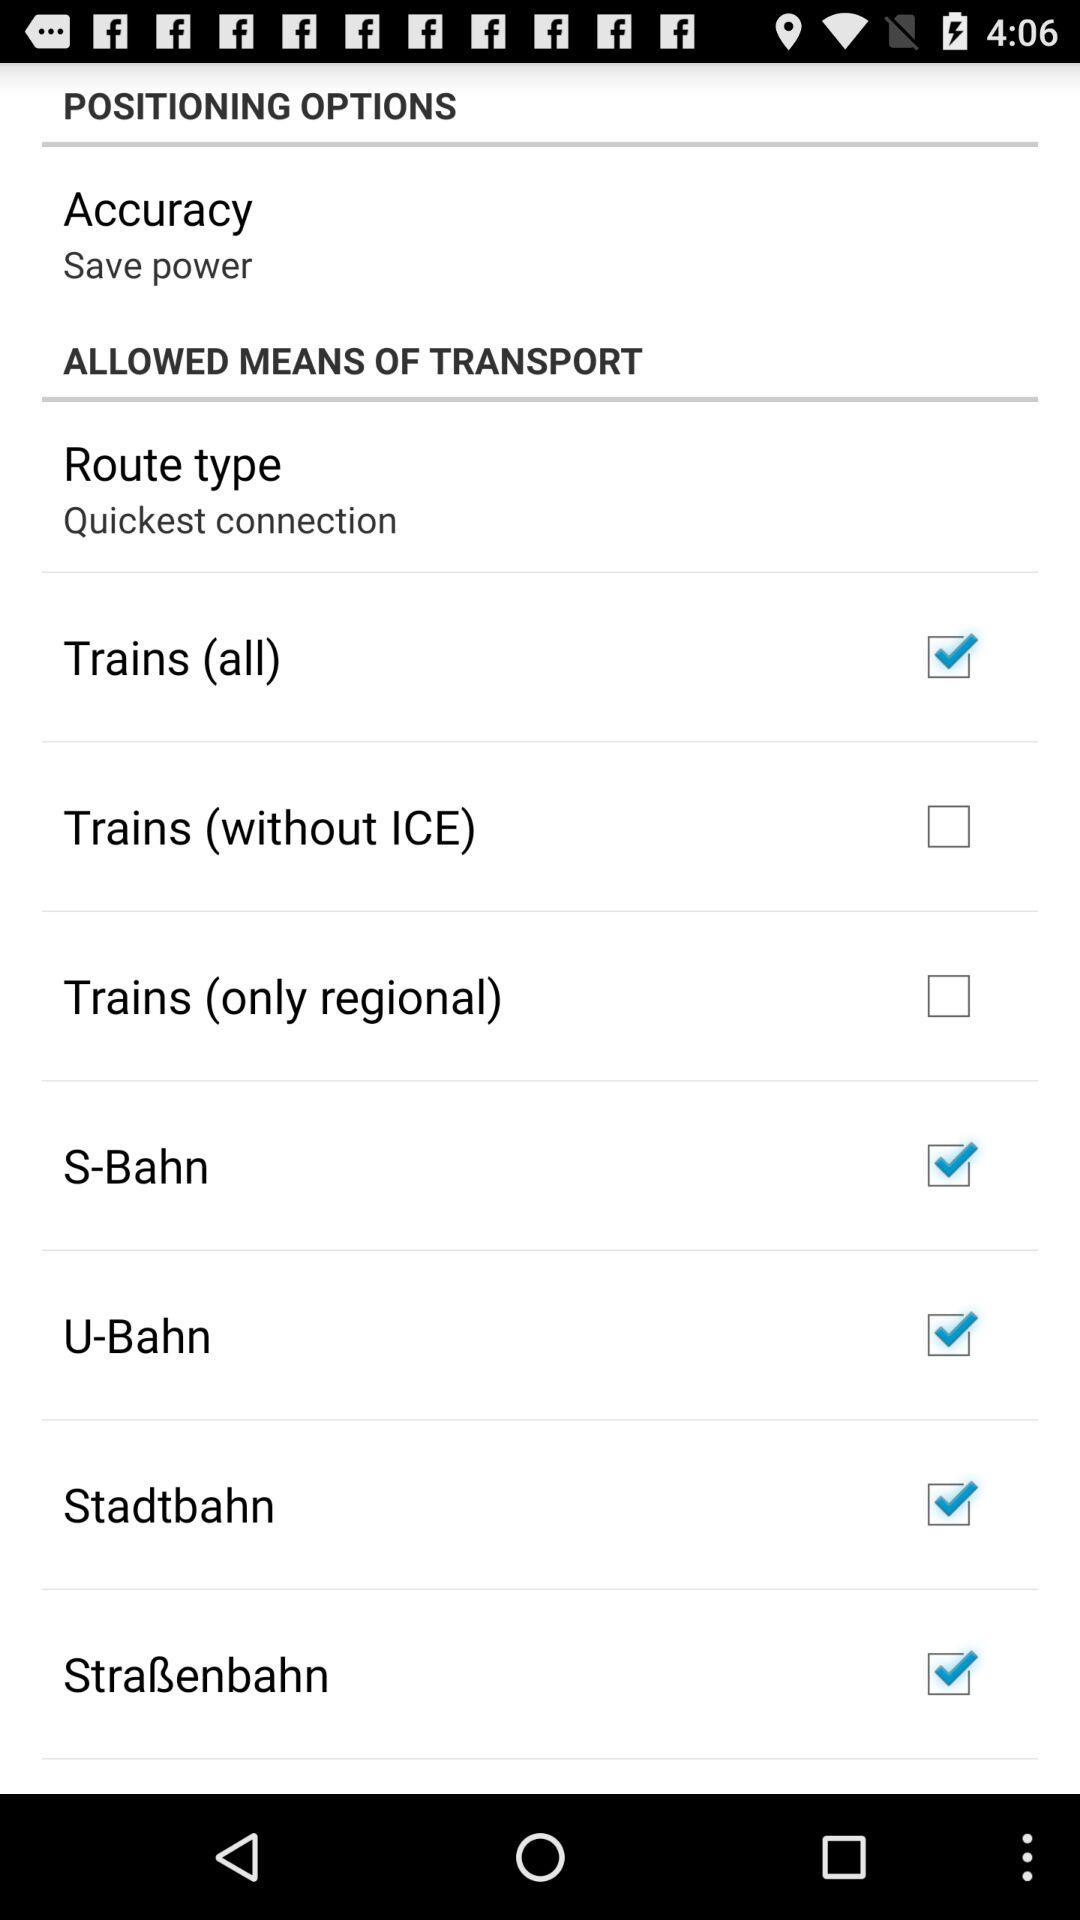 This screenshot has height=1920, width=1080. Describe the element at coordinates (171, 461) in the screenshot. I see `item above quickest connection` at that location.